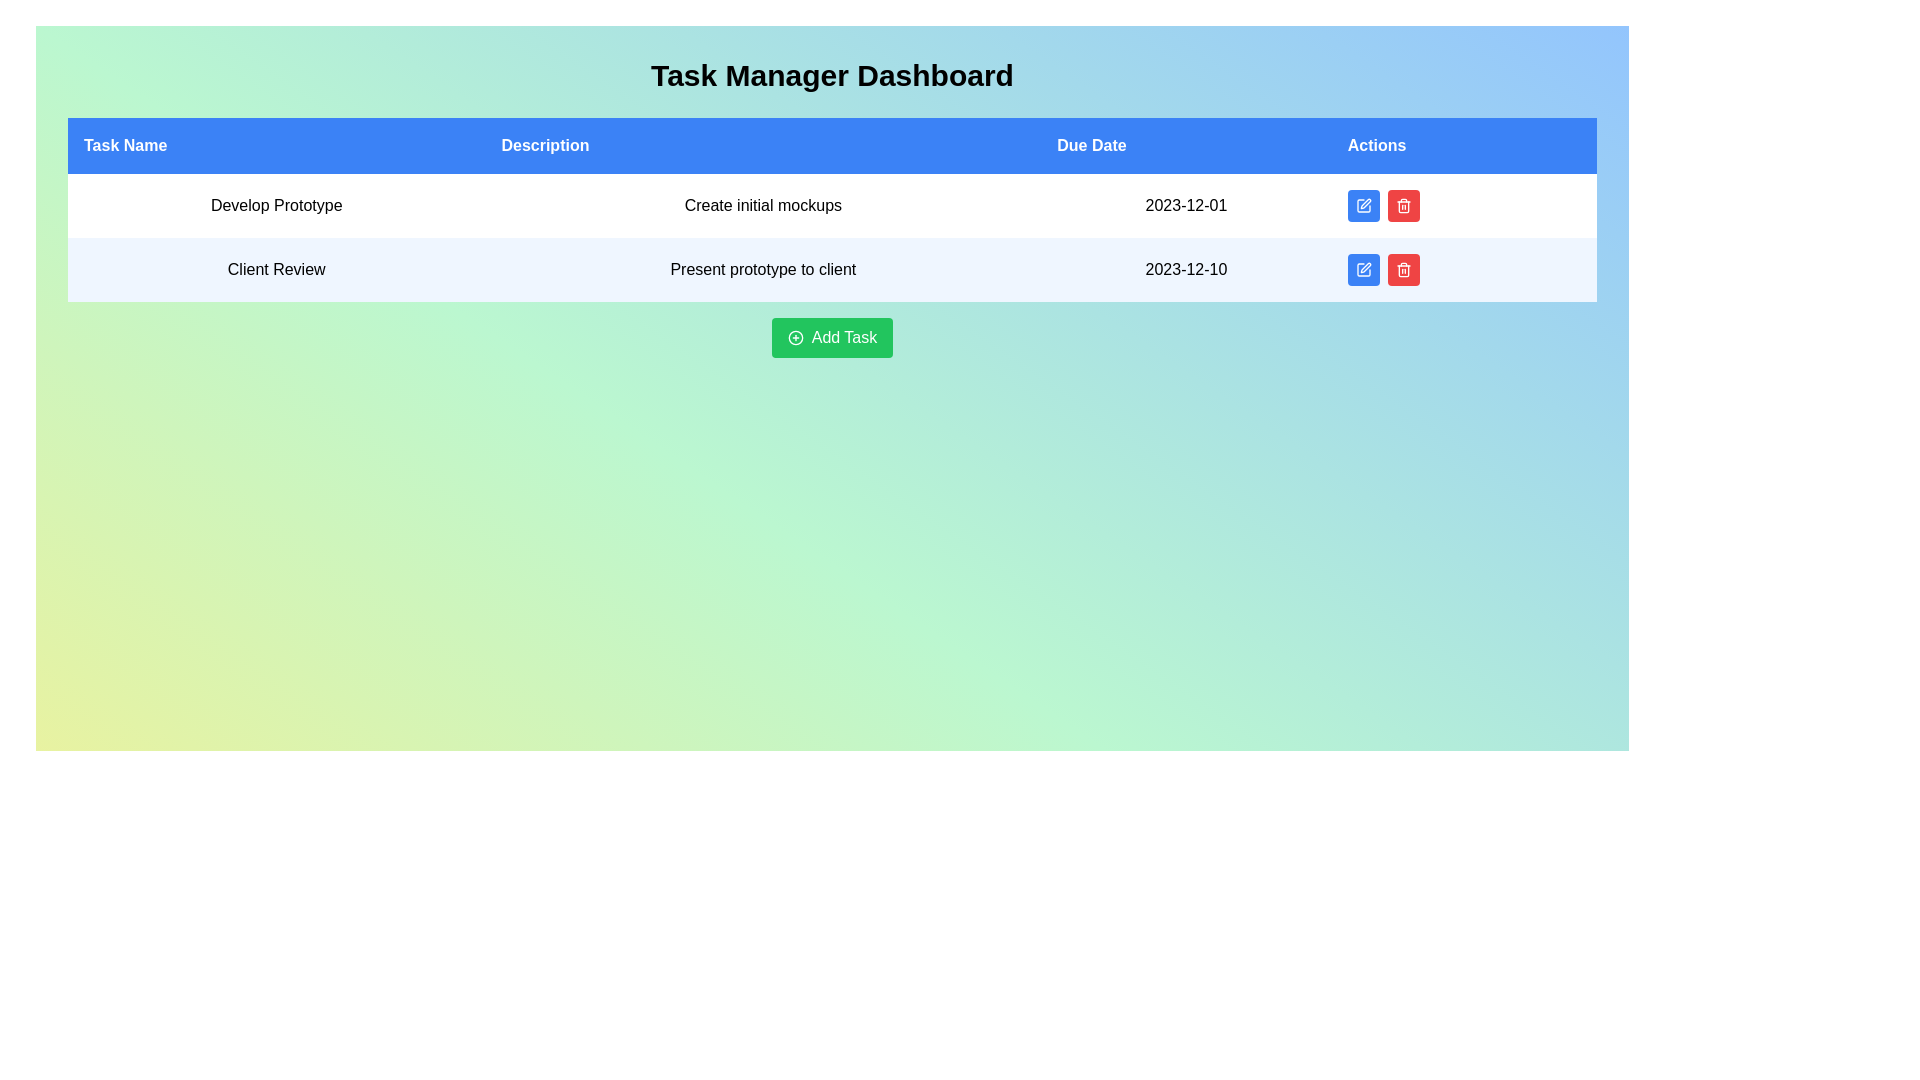 This screenshot has width=1920, height=1080. What do you see at coordinates (1362, 205) in the screenshot?
I see `the blue button with rounded corners and a white pen icon located in the first row under the Actions column` at bounding box center [1362, 205].